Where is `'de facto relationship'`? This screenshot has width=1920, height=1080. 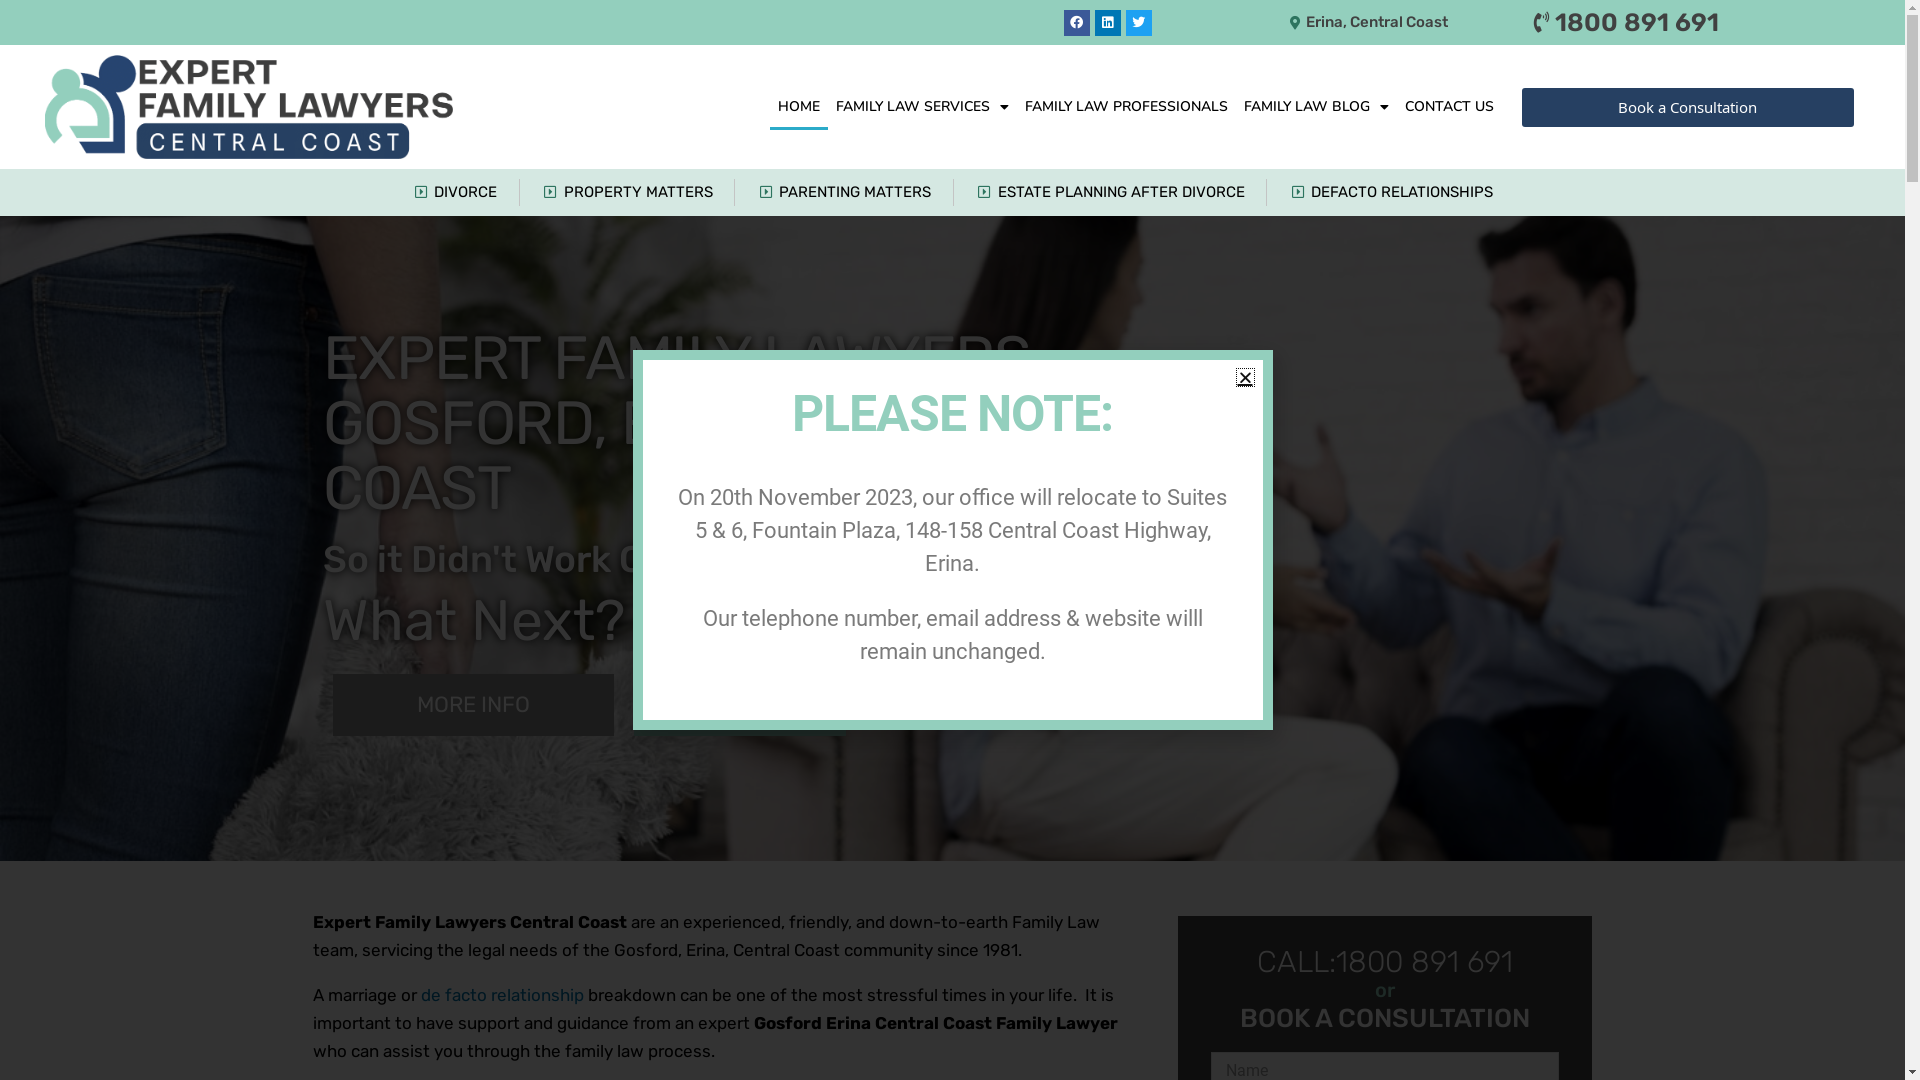 'de facto relationship' is located at coordinates (501, 994).